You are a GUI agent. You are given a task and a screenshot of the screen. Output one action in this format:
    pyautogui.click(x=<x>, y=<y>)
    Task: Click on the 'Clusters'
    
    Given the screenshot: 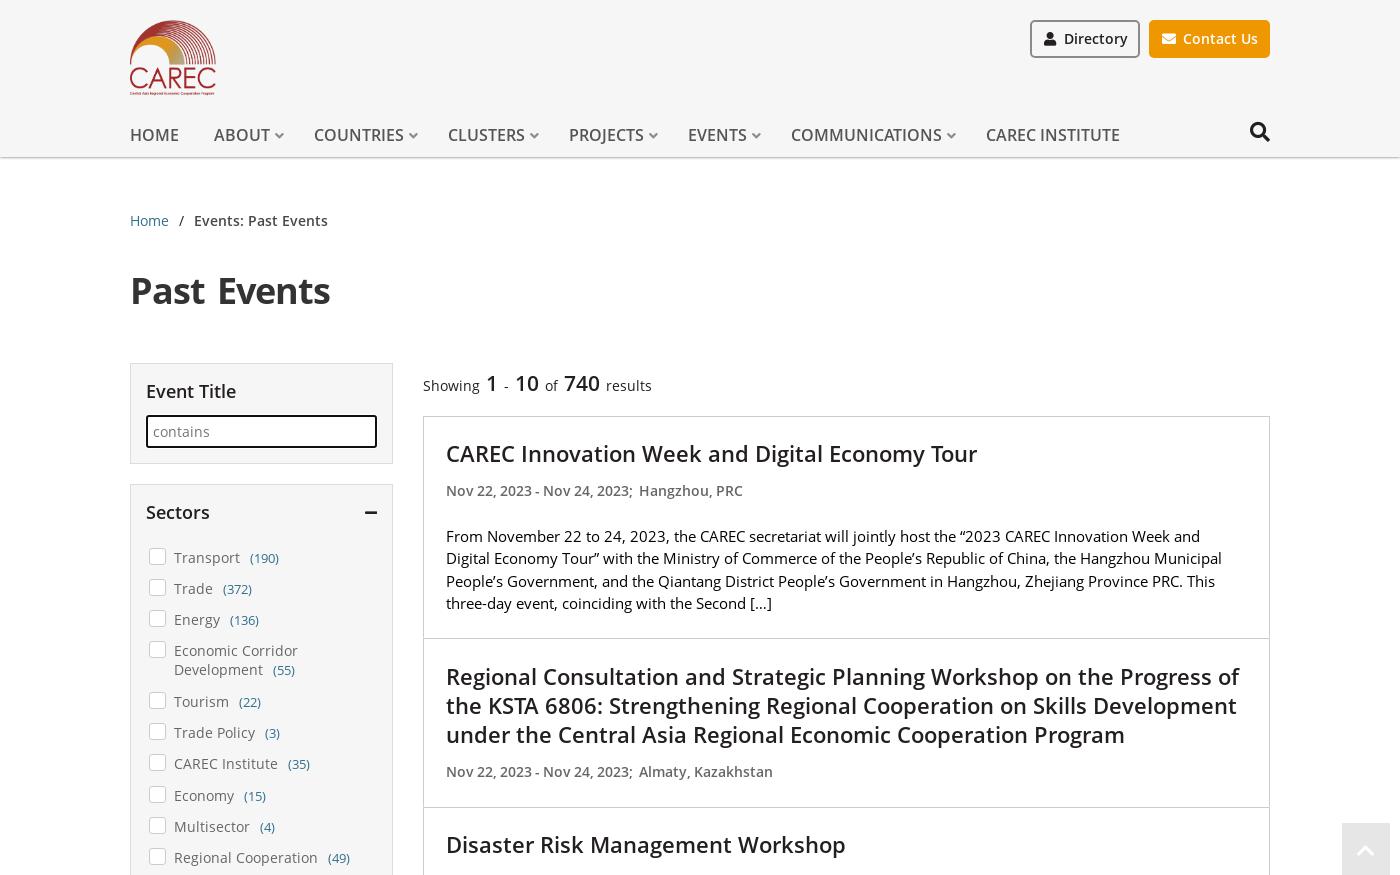 What is the action you would take?
    pyautogui.click(x=448, y=134)
    